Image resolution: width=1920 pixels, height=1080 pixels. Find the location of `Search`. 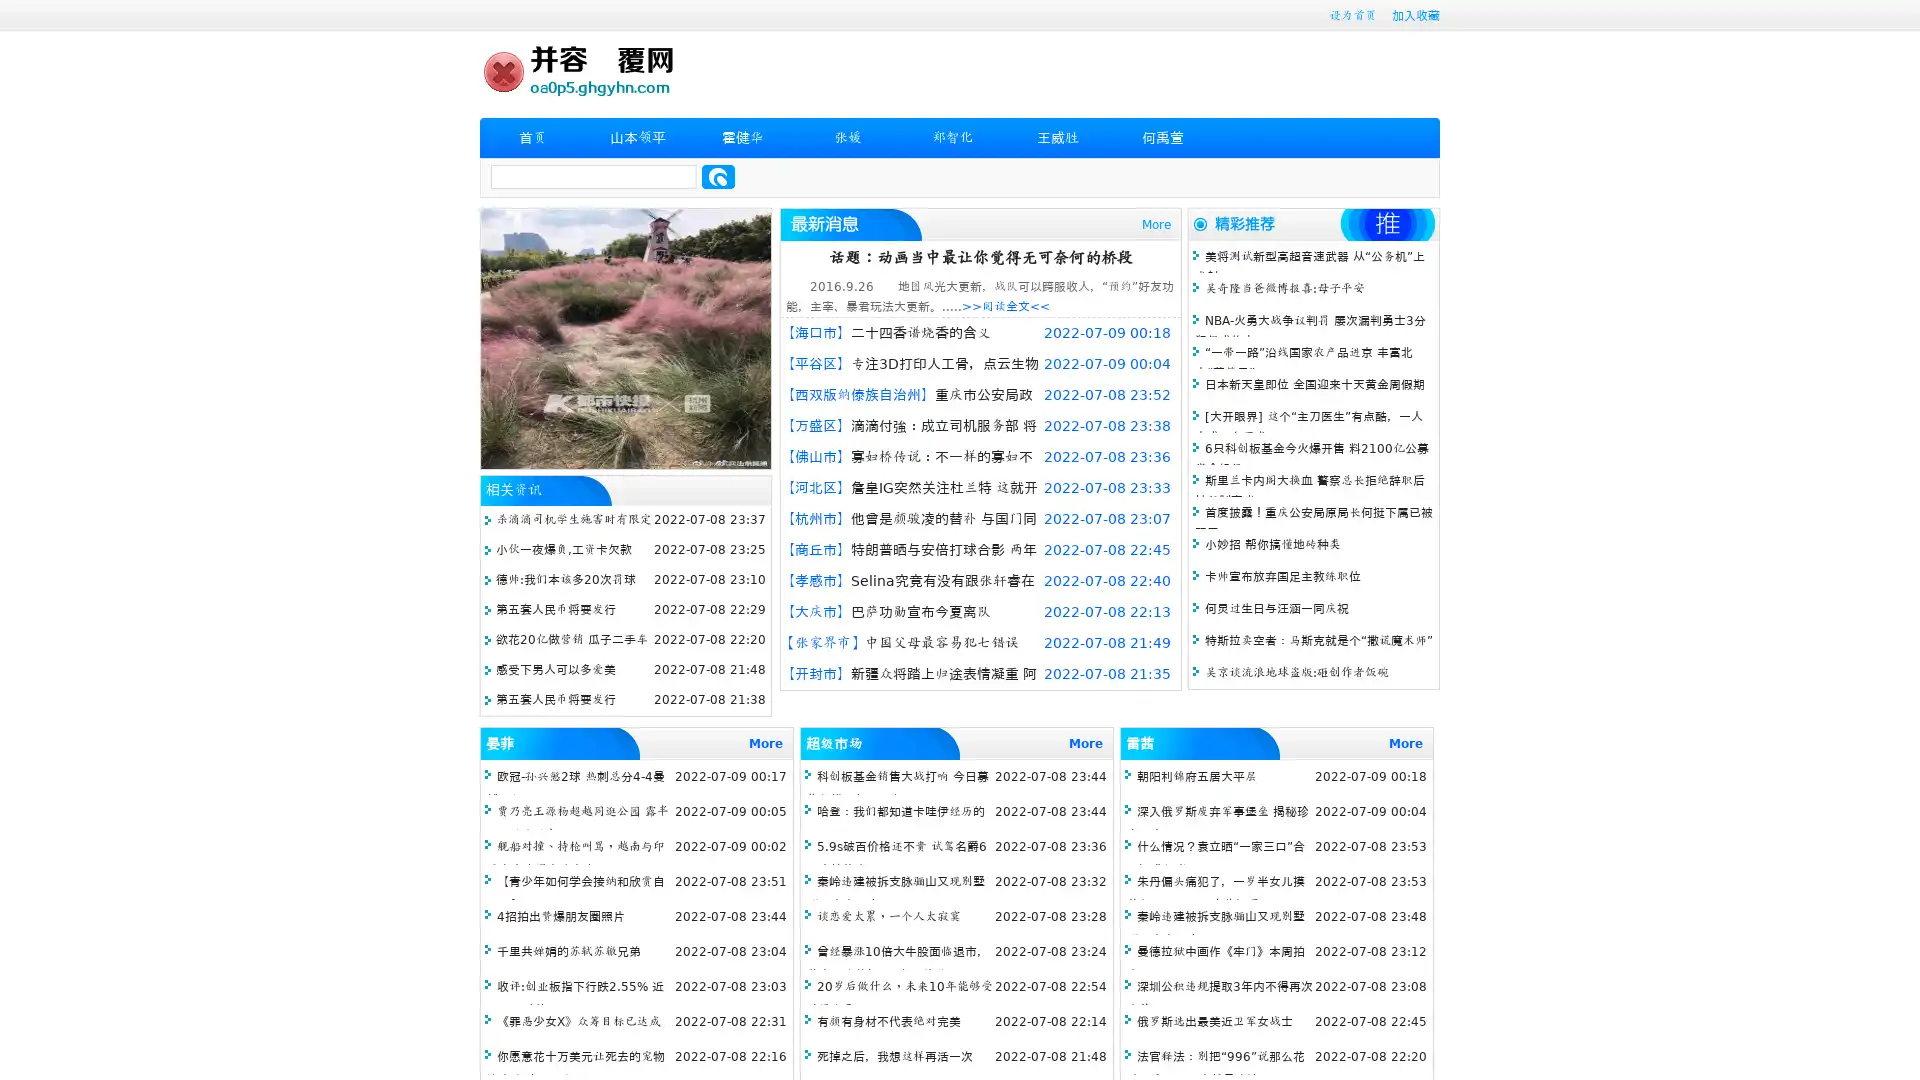

Search is located at coordinates (718, 176).